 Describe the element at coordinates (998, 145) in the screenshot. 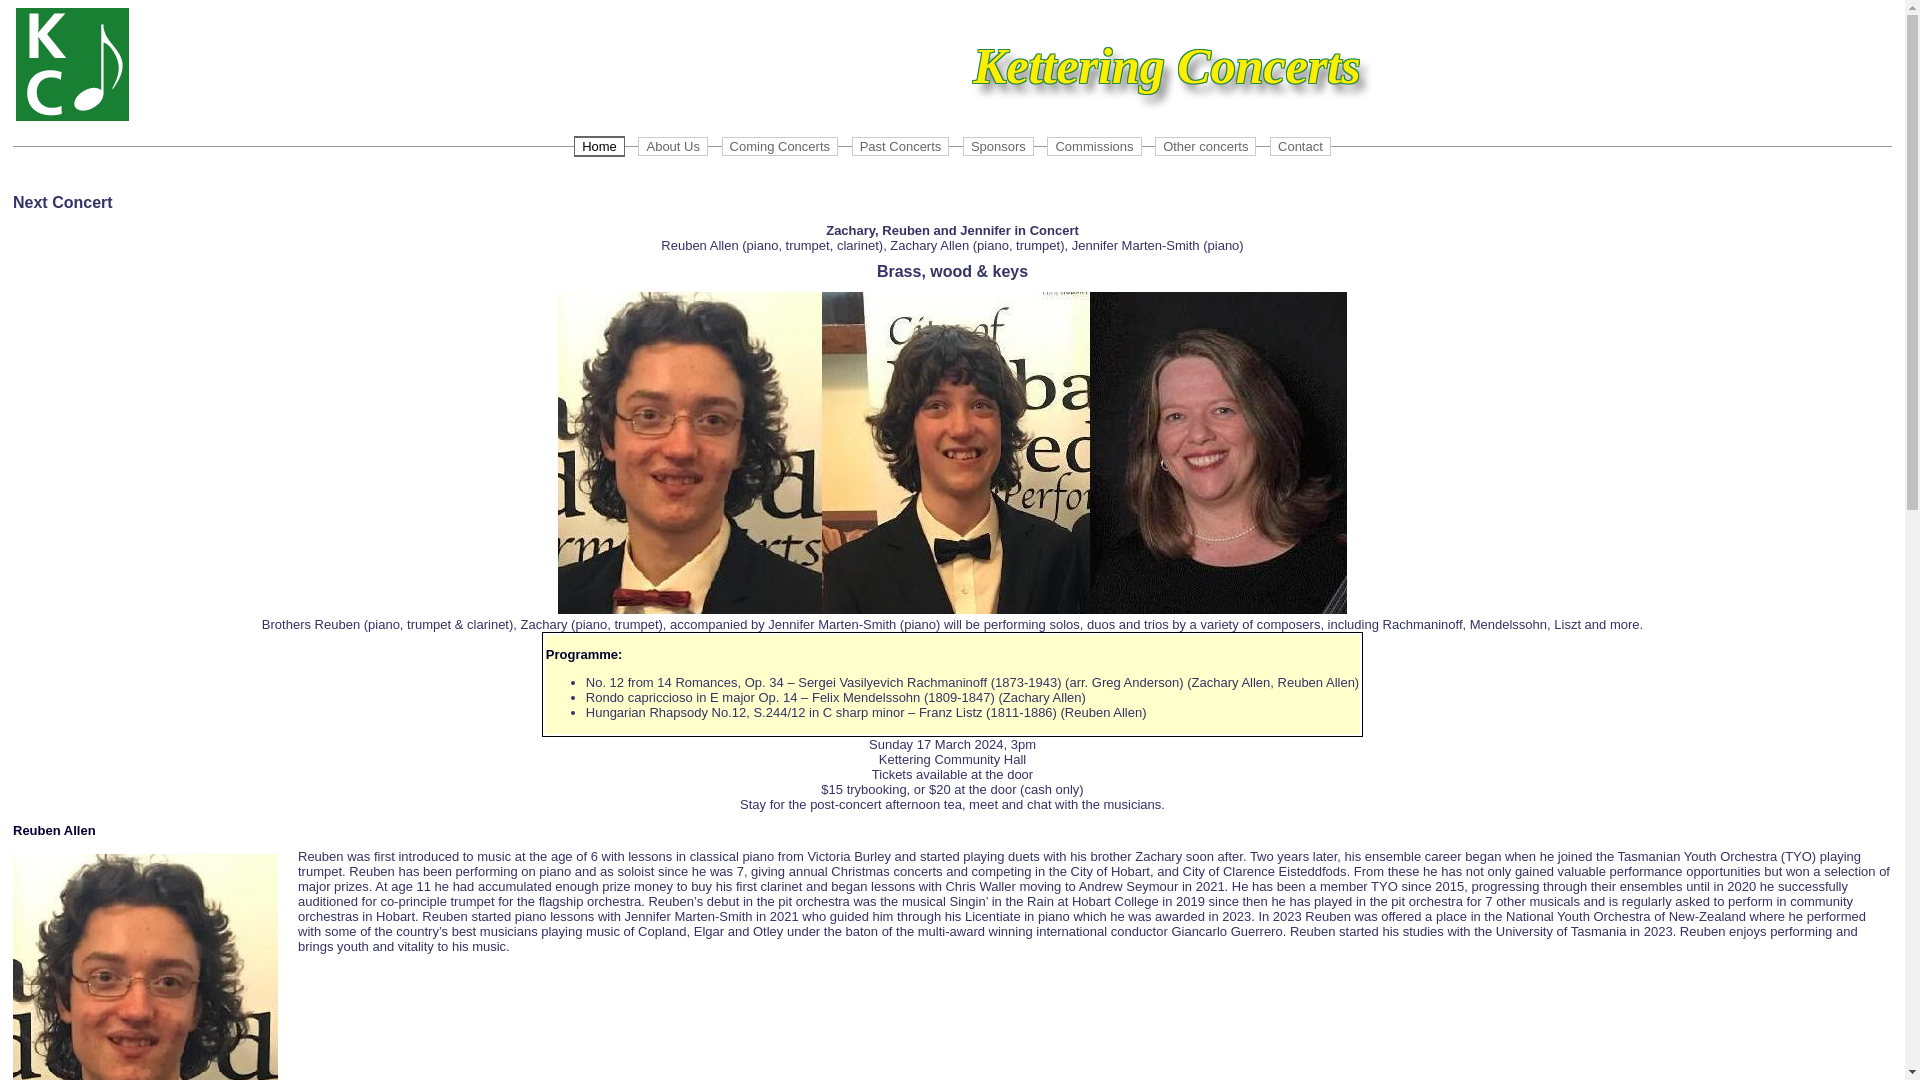

I see `'Sponsors'` at that location.